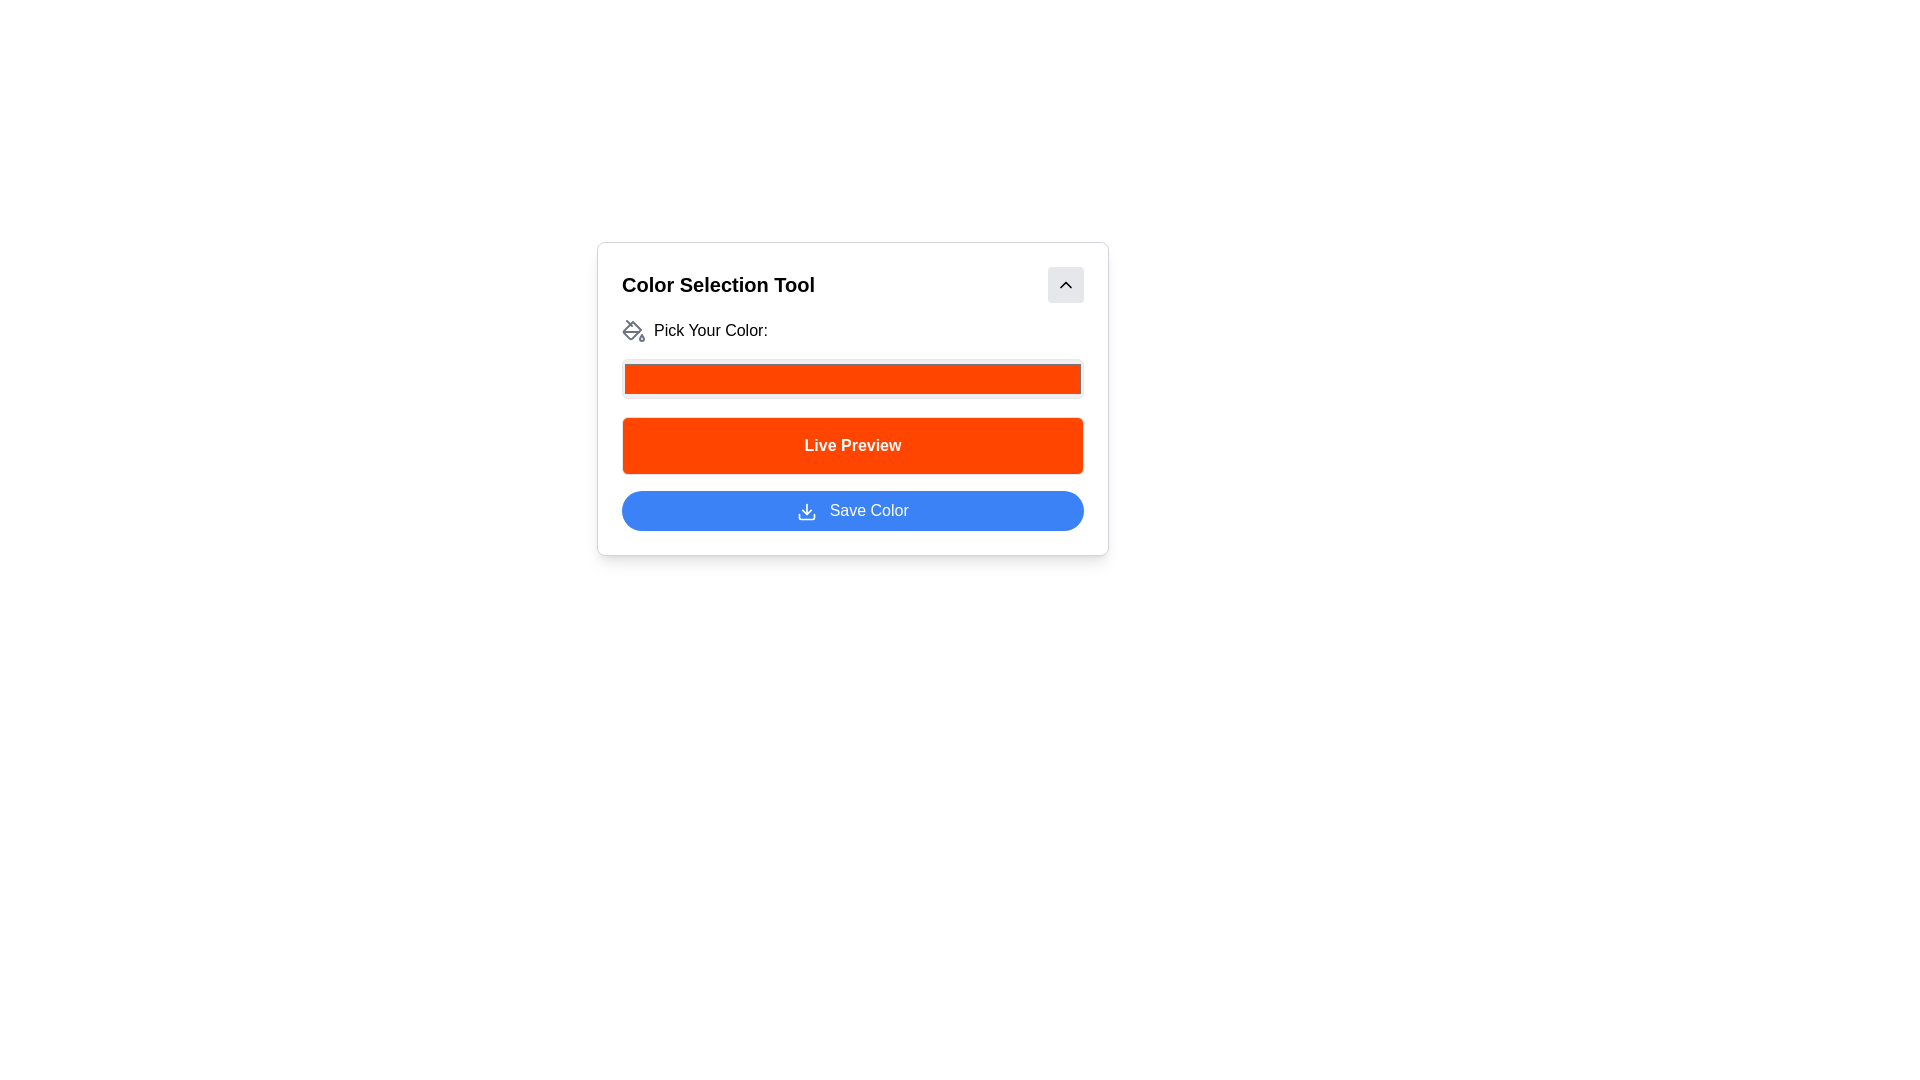  What do you see at coordinates (1064, 285) in the screenshot?
I see `the small square-shaped button with a light gray background and an upward-pointing chevron icon, located at the top-right corner of the header section next to 'Color Selection Tool'` at bounding box center [1064, 285].